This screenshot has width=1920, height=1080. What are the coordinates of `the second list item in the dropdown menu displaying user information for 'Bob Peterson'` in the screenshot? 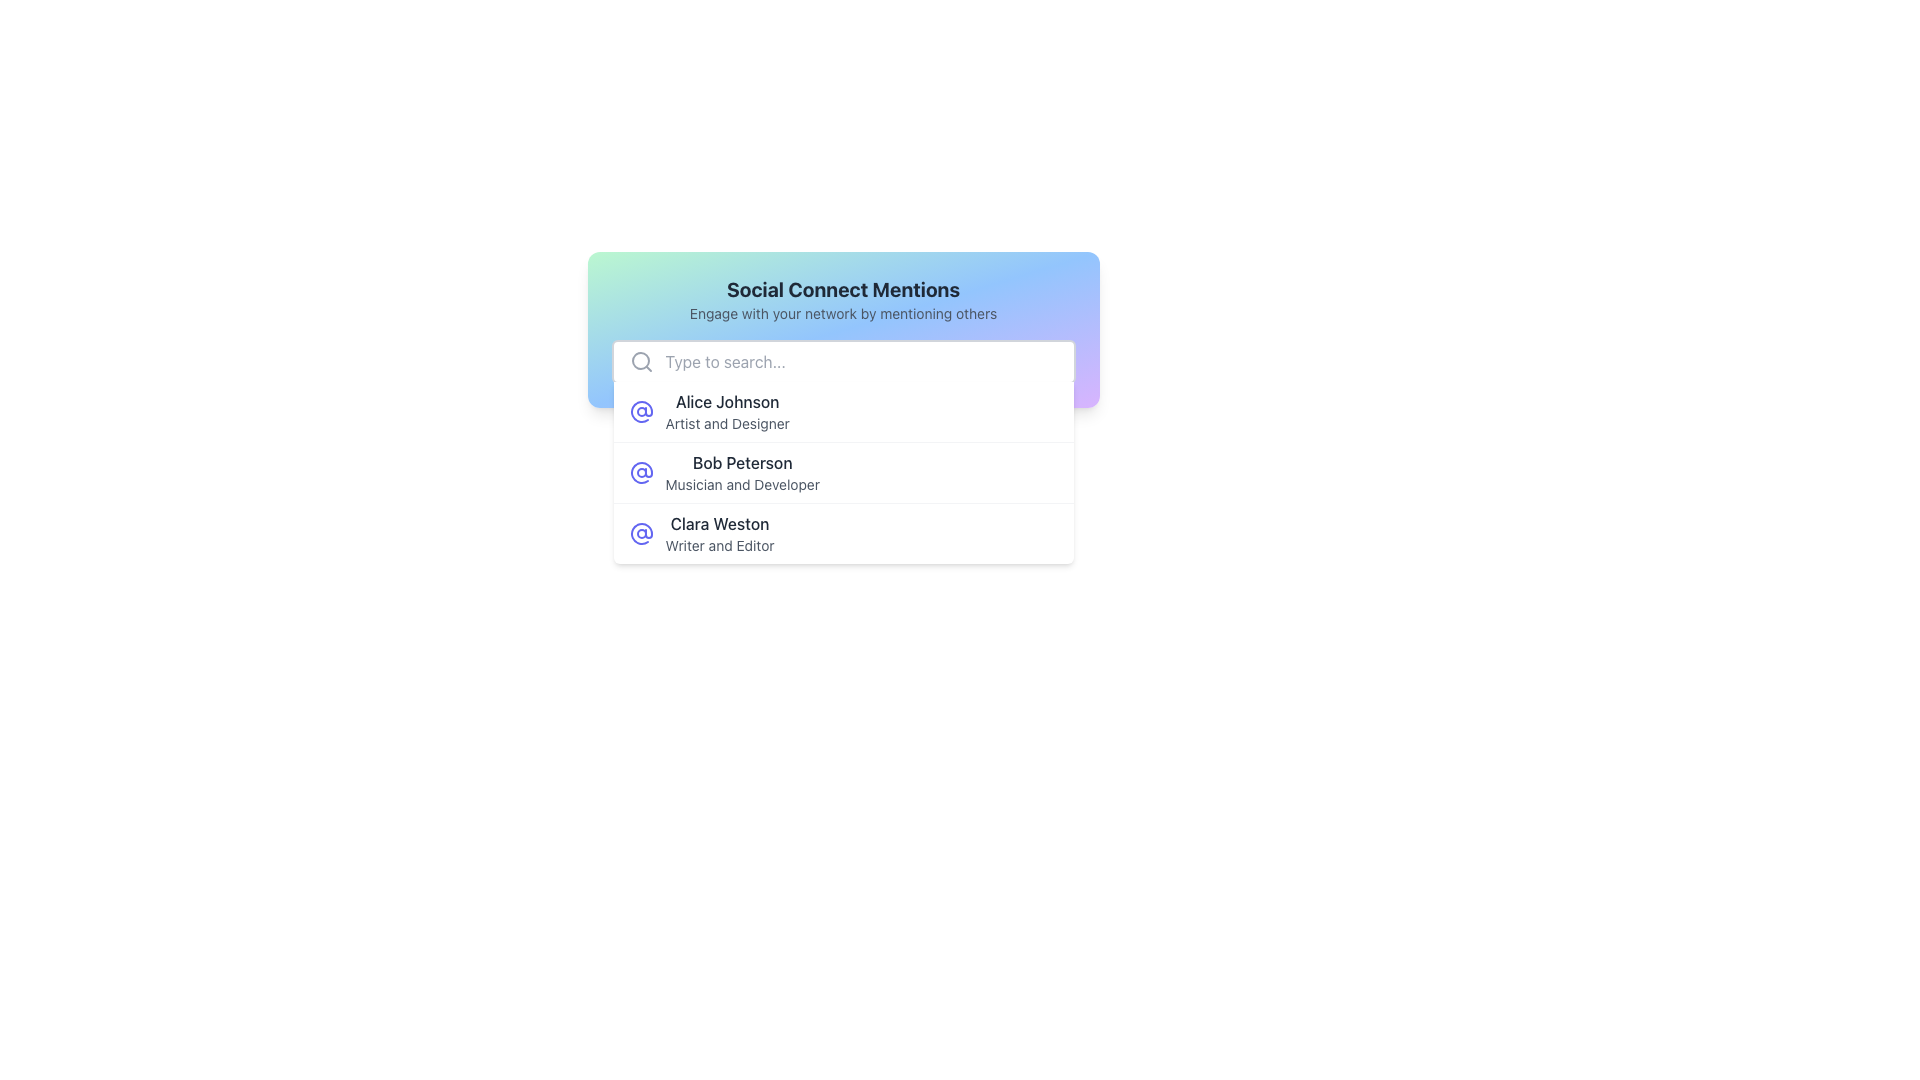 It's located at (843, 473).